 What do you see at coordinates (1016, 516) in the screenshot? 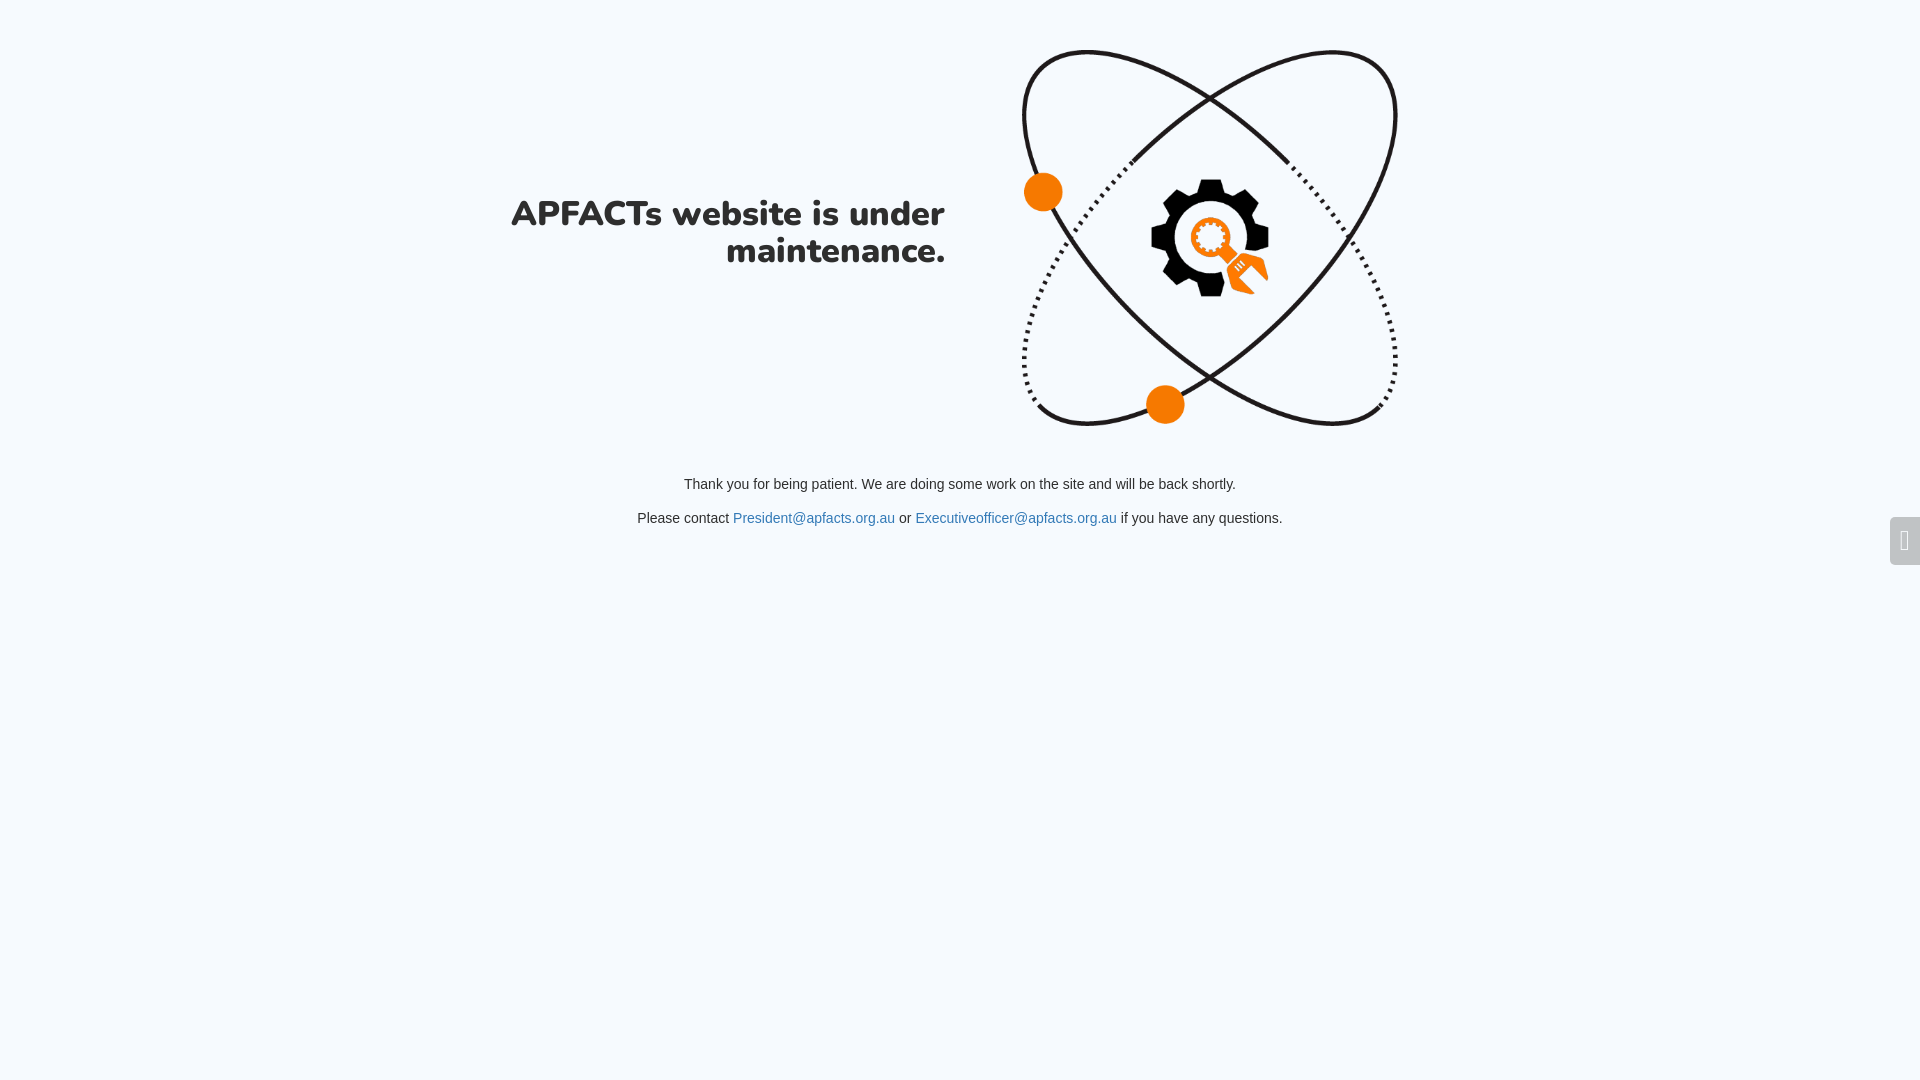
I see `'Executiveofficer@apfacts.org.au'` at bounding box center [1016, 516].